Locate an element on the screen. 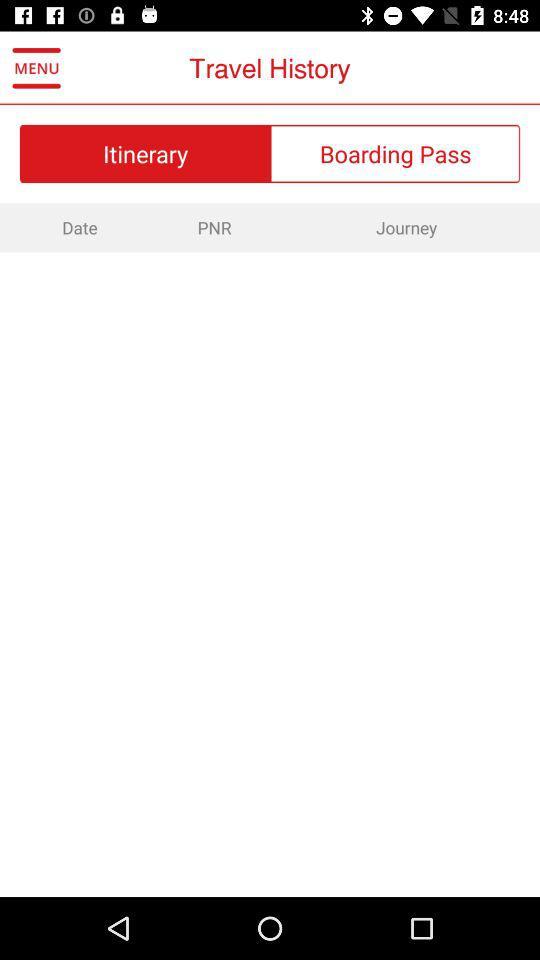  the item above itinerary is located at coordinates (36, 68).